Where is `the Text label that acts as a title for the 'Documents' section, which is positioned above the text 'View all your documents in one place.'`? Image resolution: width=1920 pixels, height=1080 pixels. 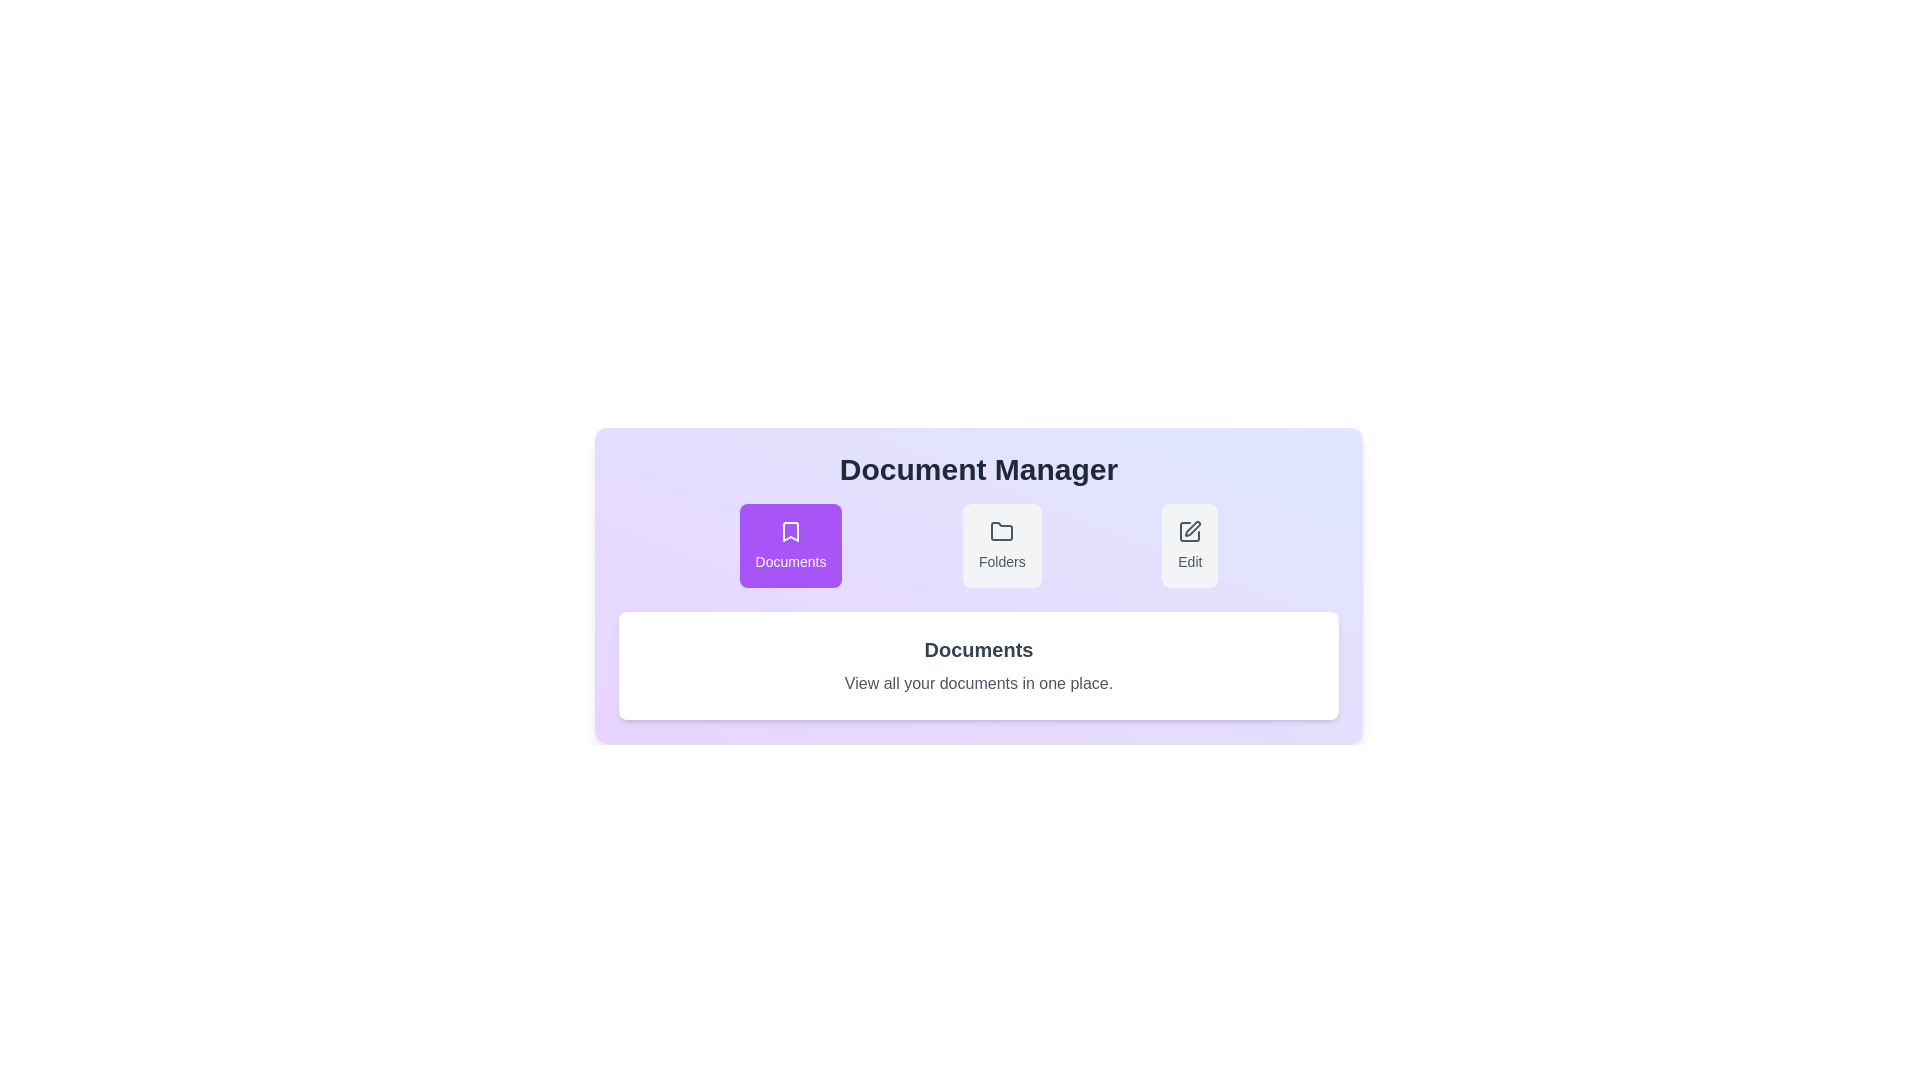 the Text label that acts as a title for the 'Documents' section, which is positioned above the text 'View all your documents in one place.' is located at coordinates (979, 650).